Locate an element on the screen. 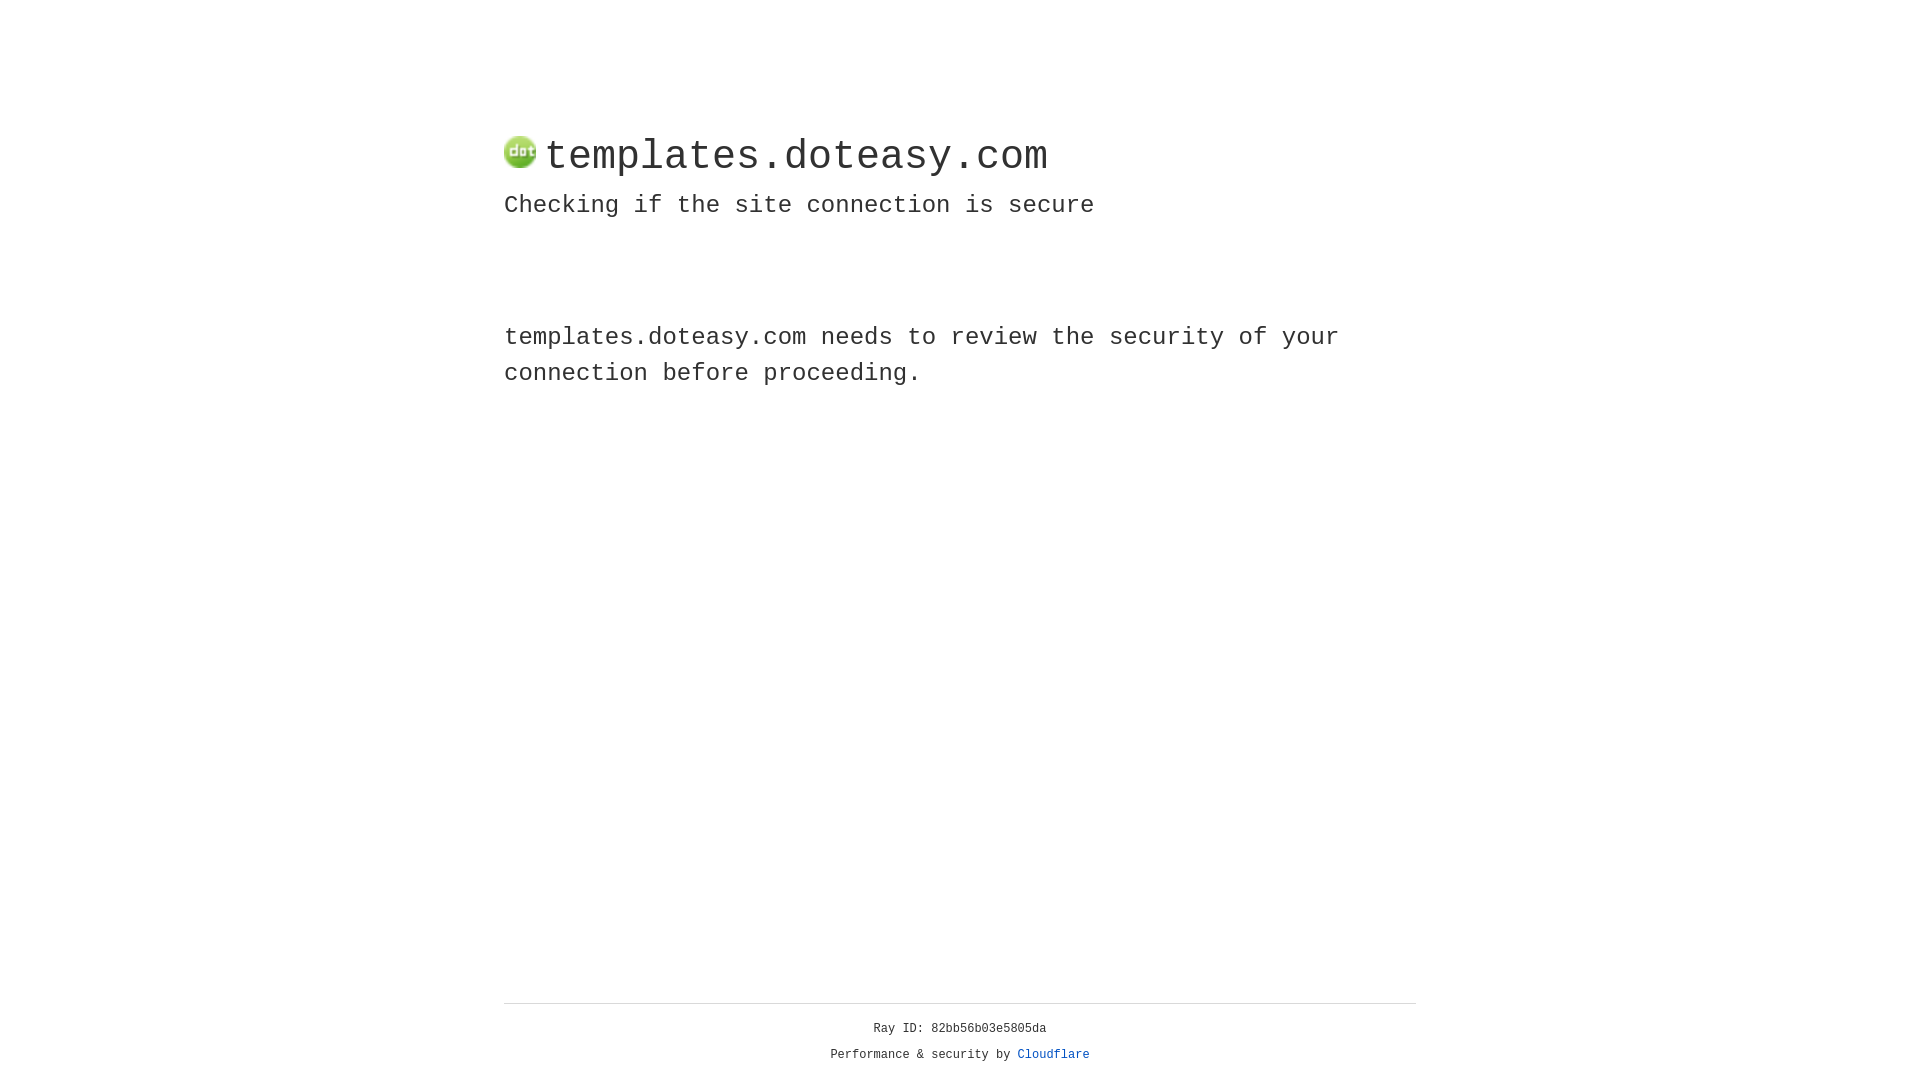 The height and width of the screenshot is (1080, 1920). 'Cloudflare' is located at coordinates (1053, 1054).